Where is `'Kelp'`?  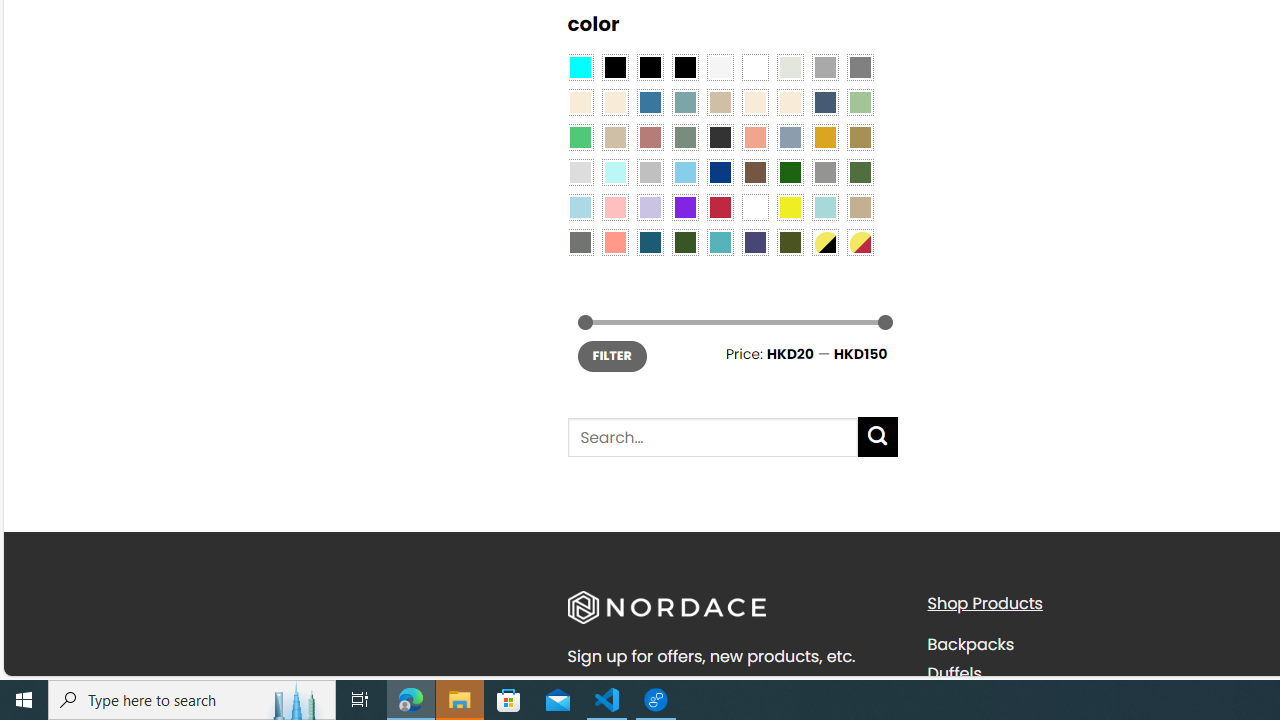 'Kelp' is located at coordinates (860, 137).